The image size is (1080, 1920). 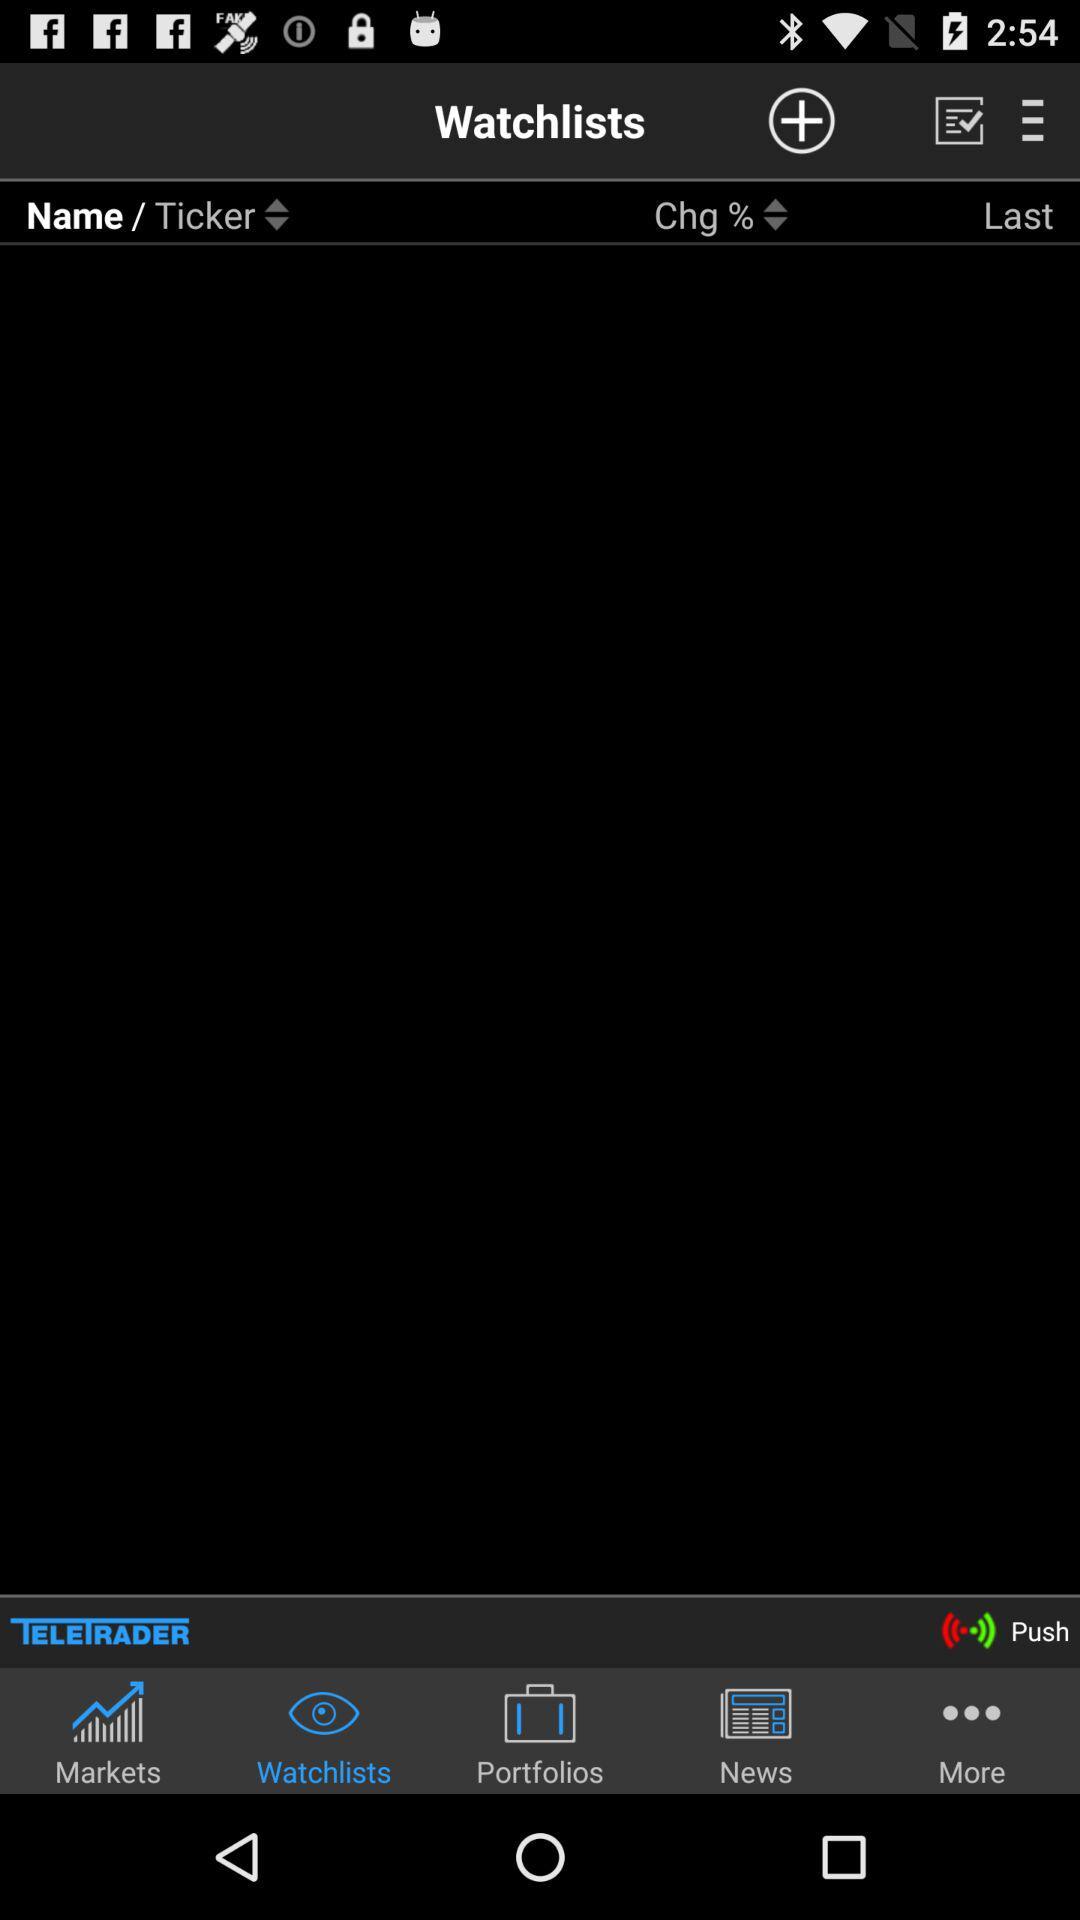 I want to click on item next to the / icon, so click(x=205, y=214).